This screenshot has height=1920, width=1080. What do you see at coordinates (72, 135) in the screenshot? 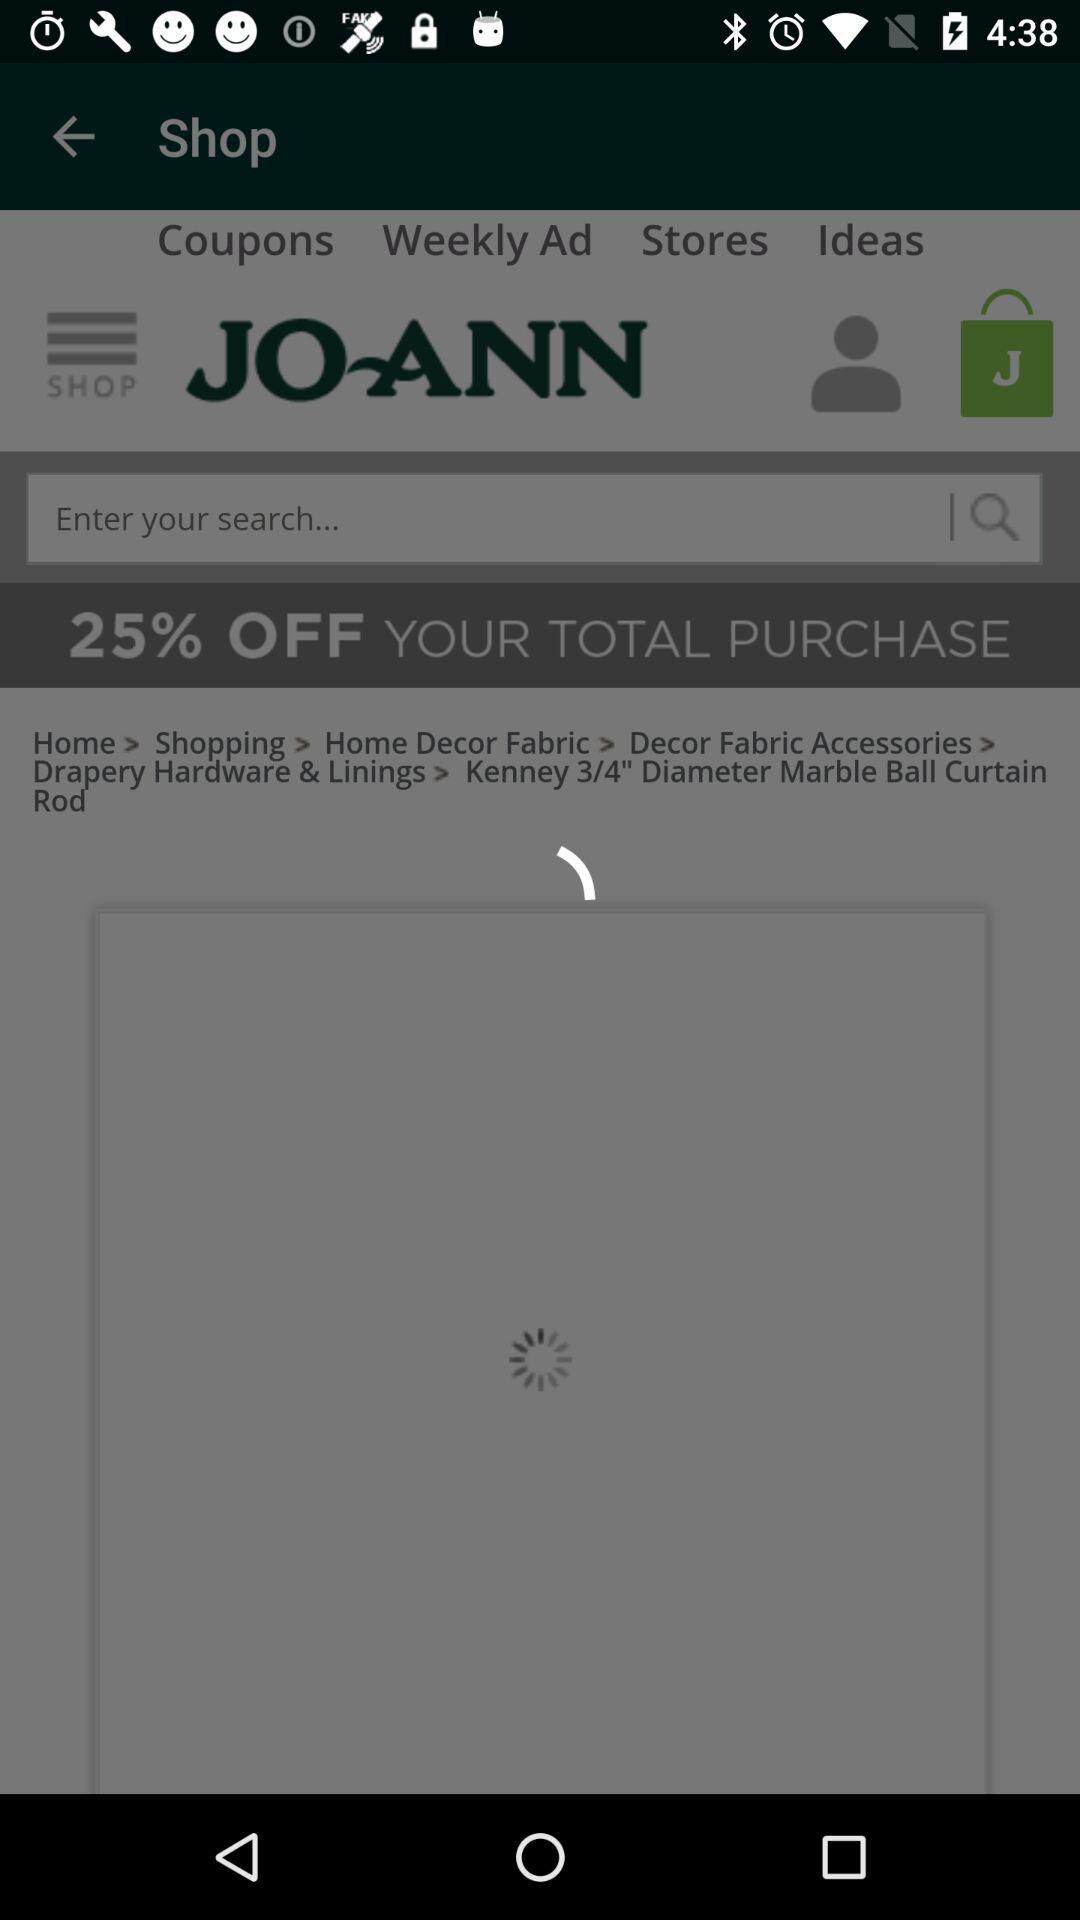
I see `go back` at bounding box center [72, 135].